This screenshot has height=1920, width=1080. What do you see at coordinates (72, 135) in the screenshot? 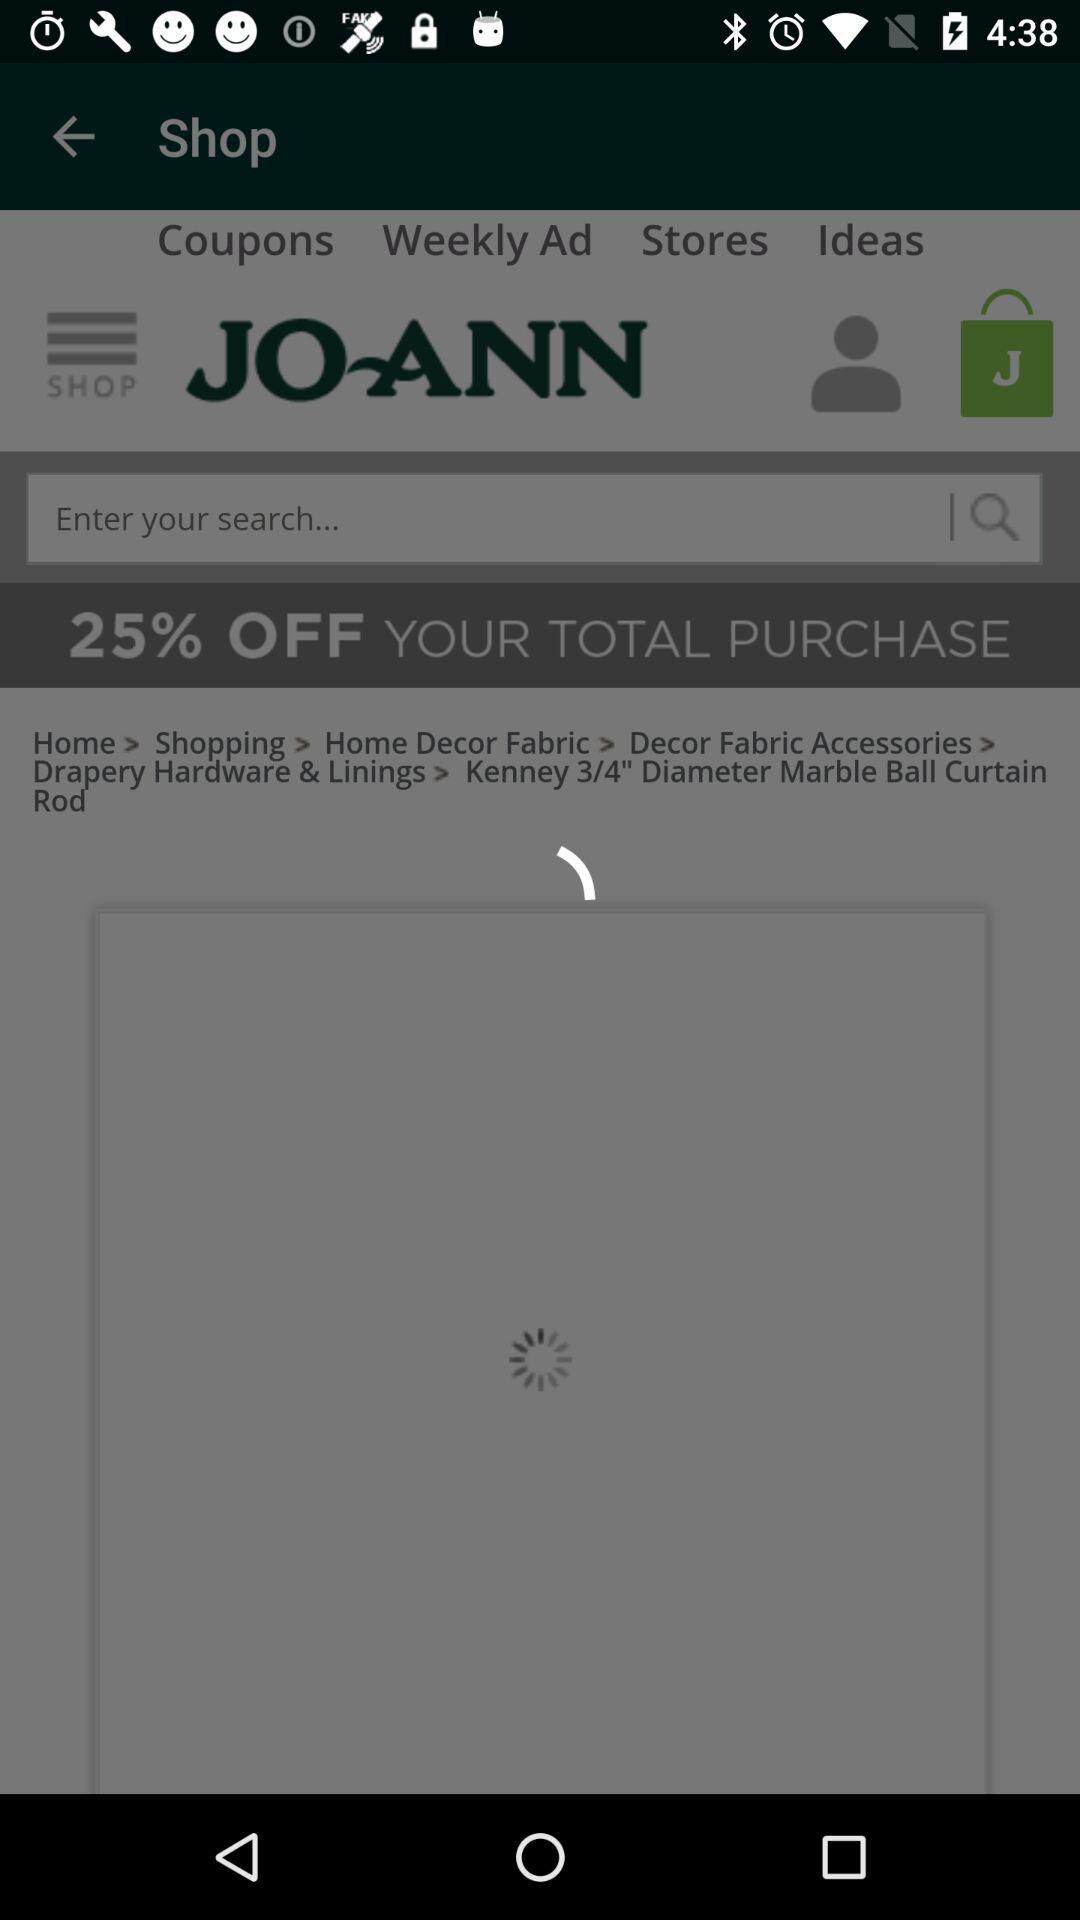
I see `go back` at bounding box center [72, 135].